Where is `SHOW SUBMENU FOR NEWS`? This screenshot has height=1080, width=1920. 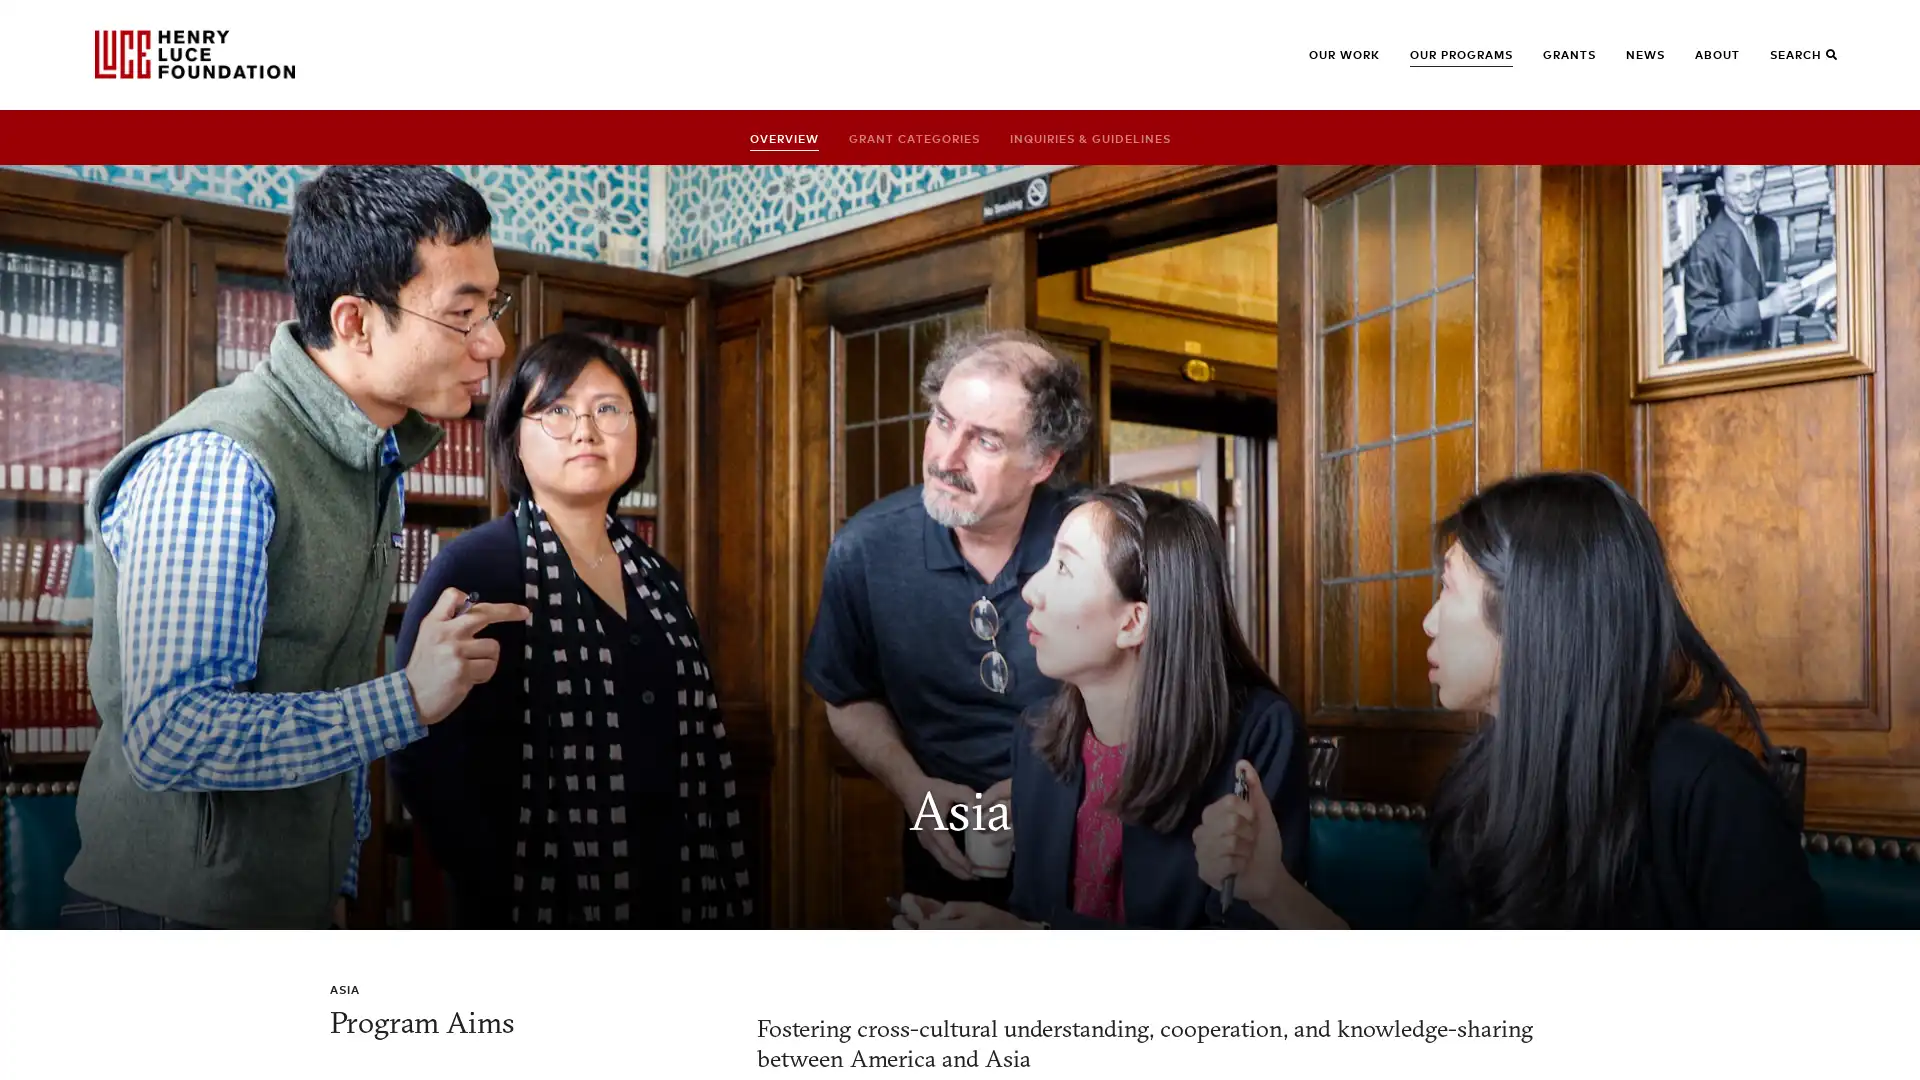 SHOW SUBMENU FOR NEWS is located at coordinates (1657, 63).